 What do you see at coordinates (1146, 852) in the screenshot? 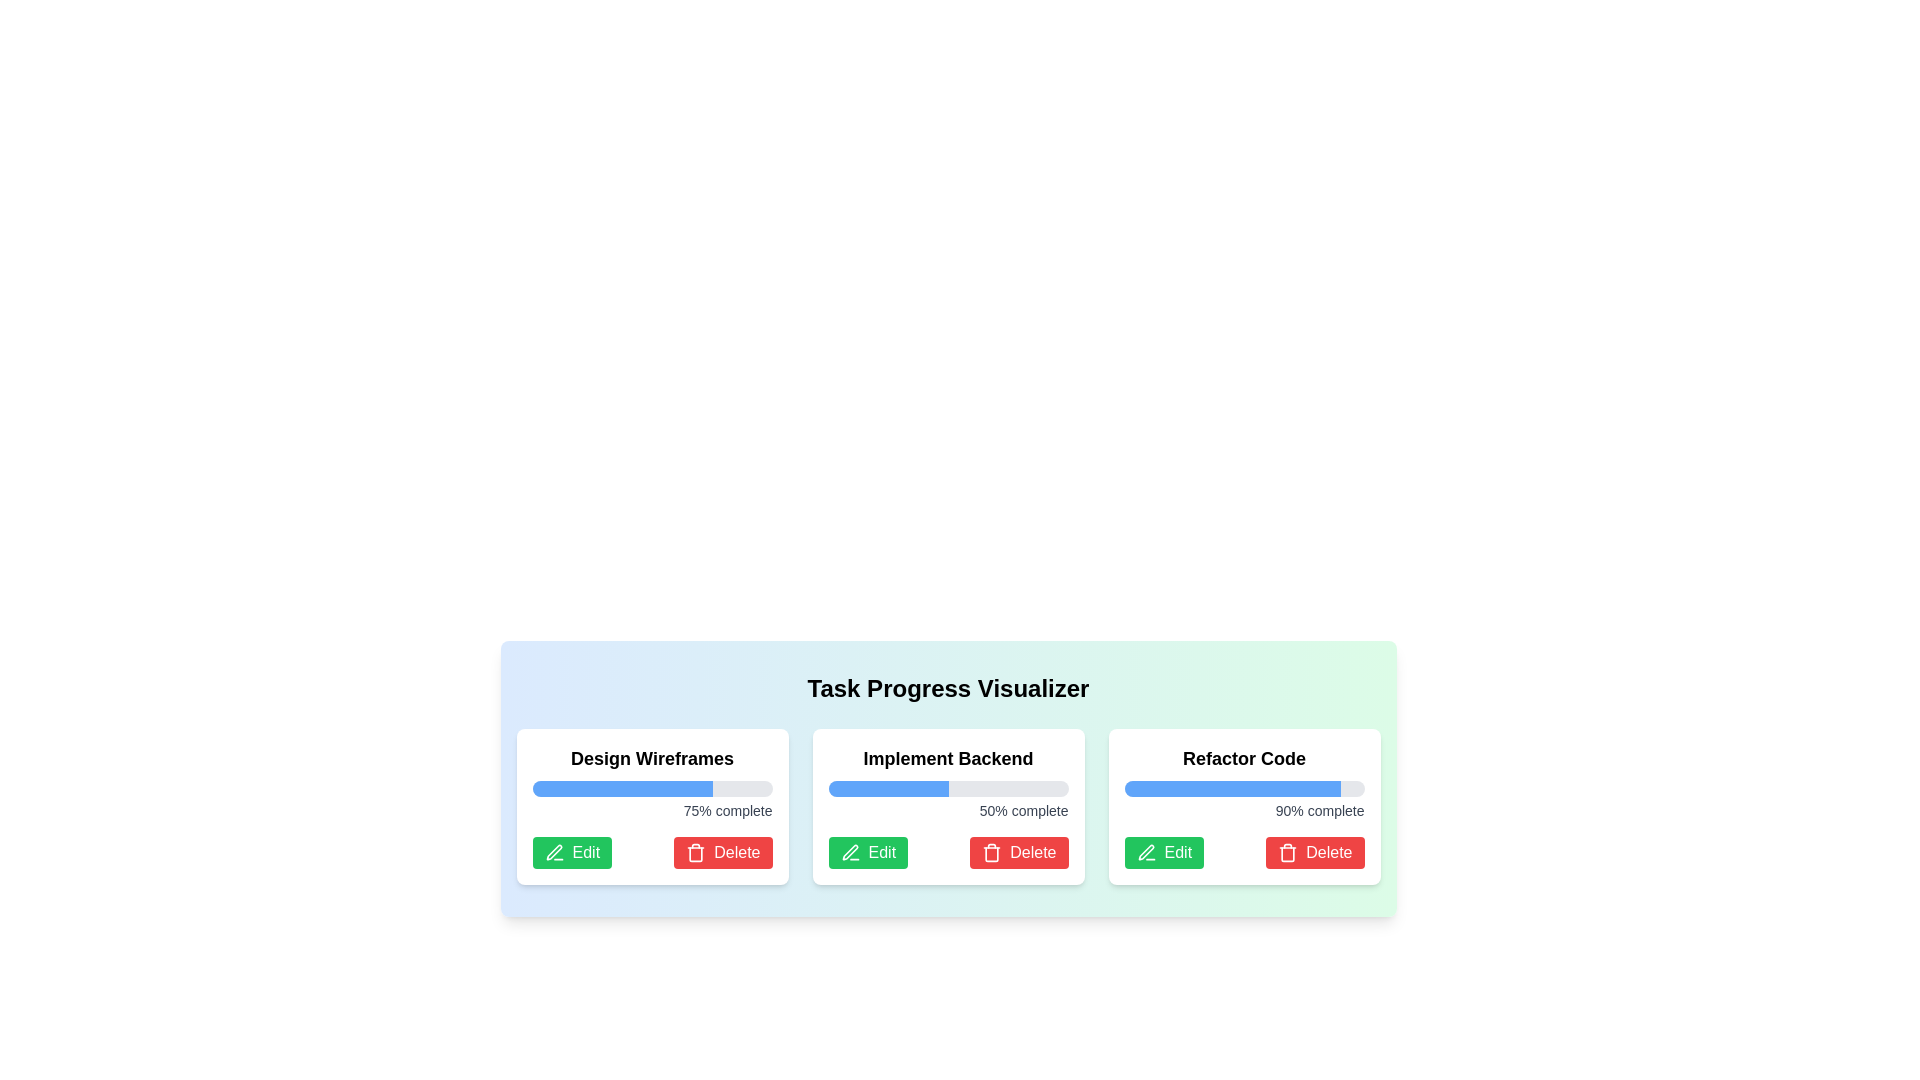
I see `the small green pen icon embedded within the green 'Edit' button on the last card titled 'Refactor Code'` at bounding box center [1146, 852].